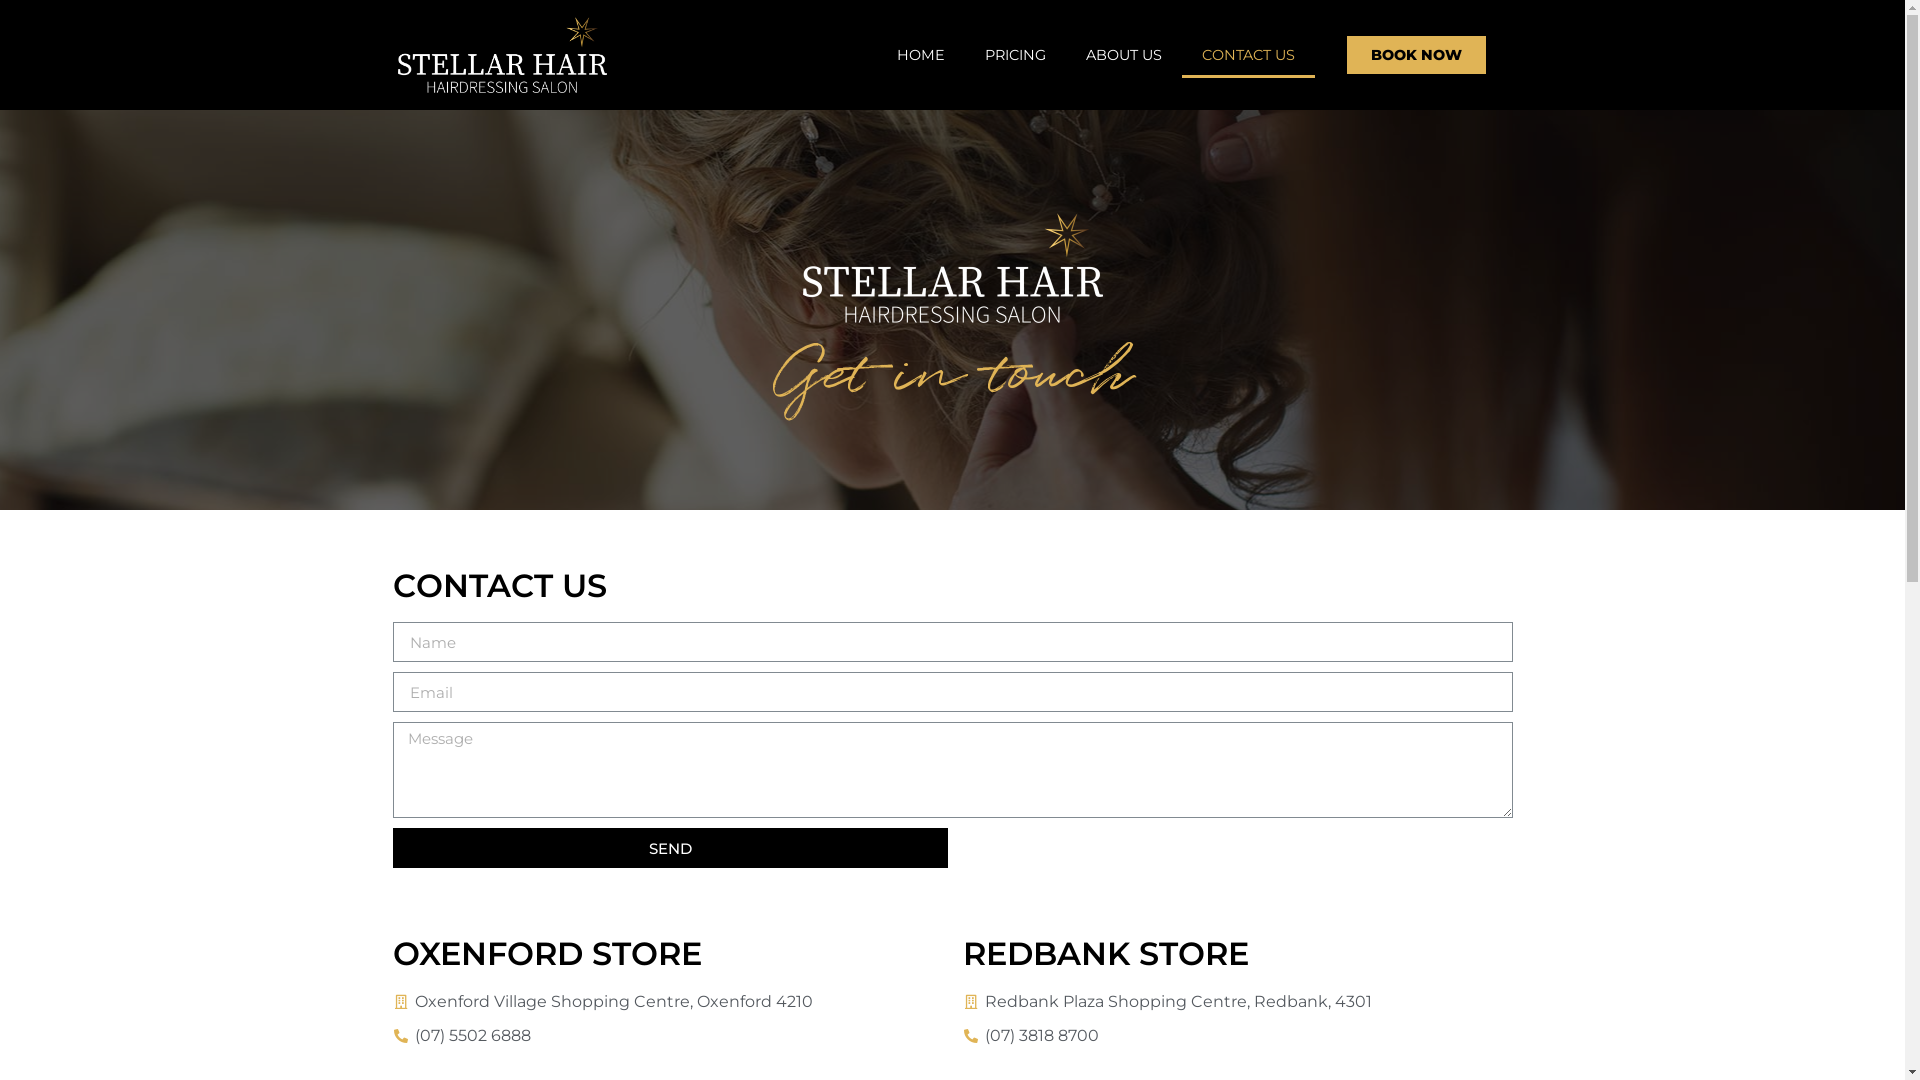  What do you see at coordinates (877, 53) in the screenshot?
I see `'HOME'` at bounding box center [877, 53].